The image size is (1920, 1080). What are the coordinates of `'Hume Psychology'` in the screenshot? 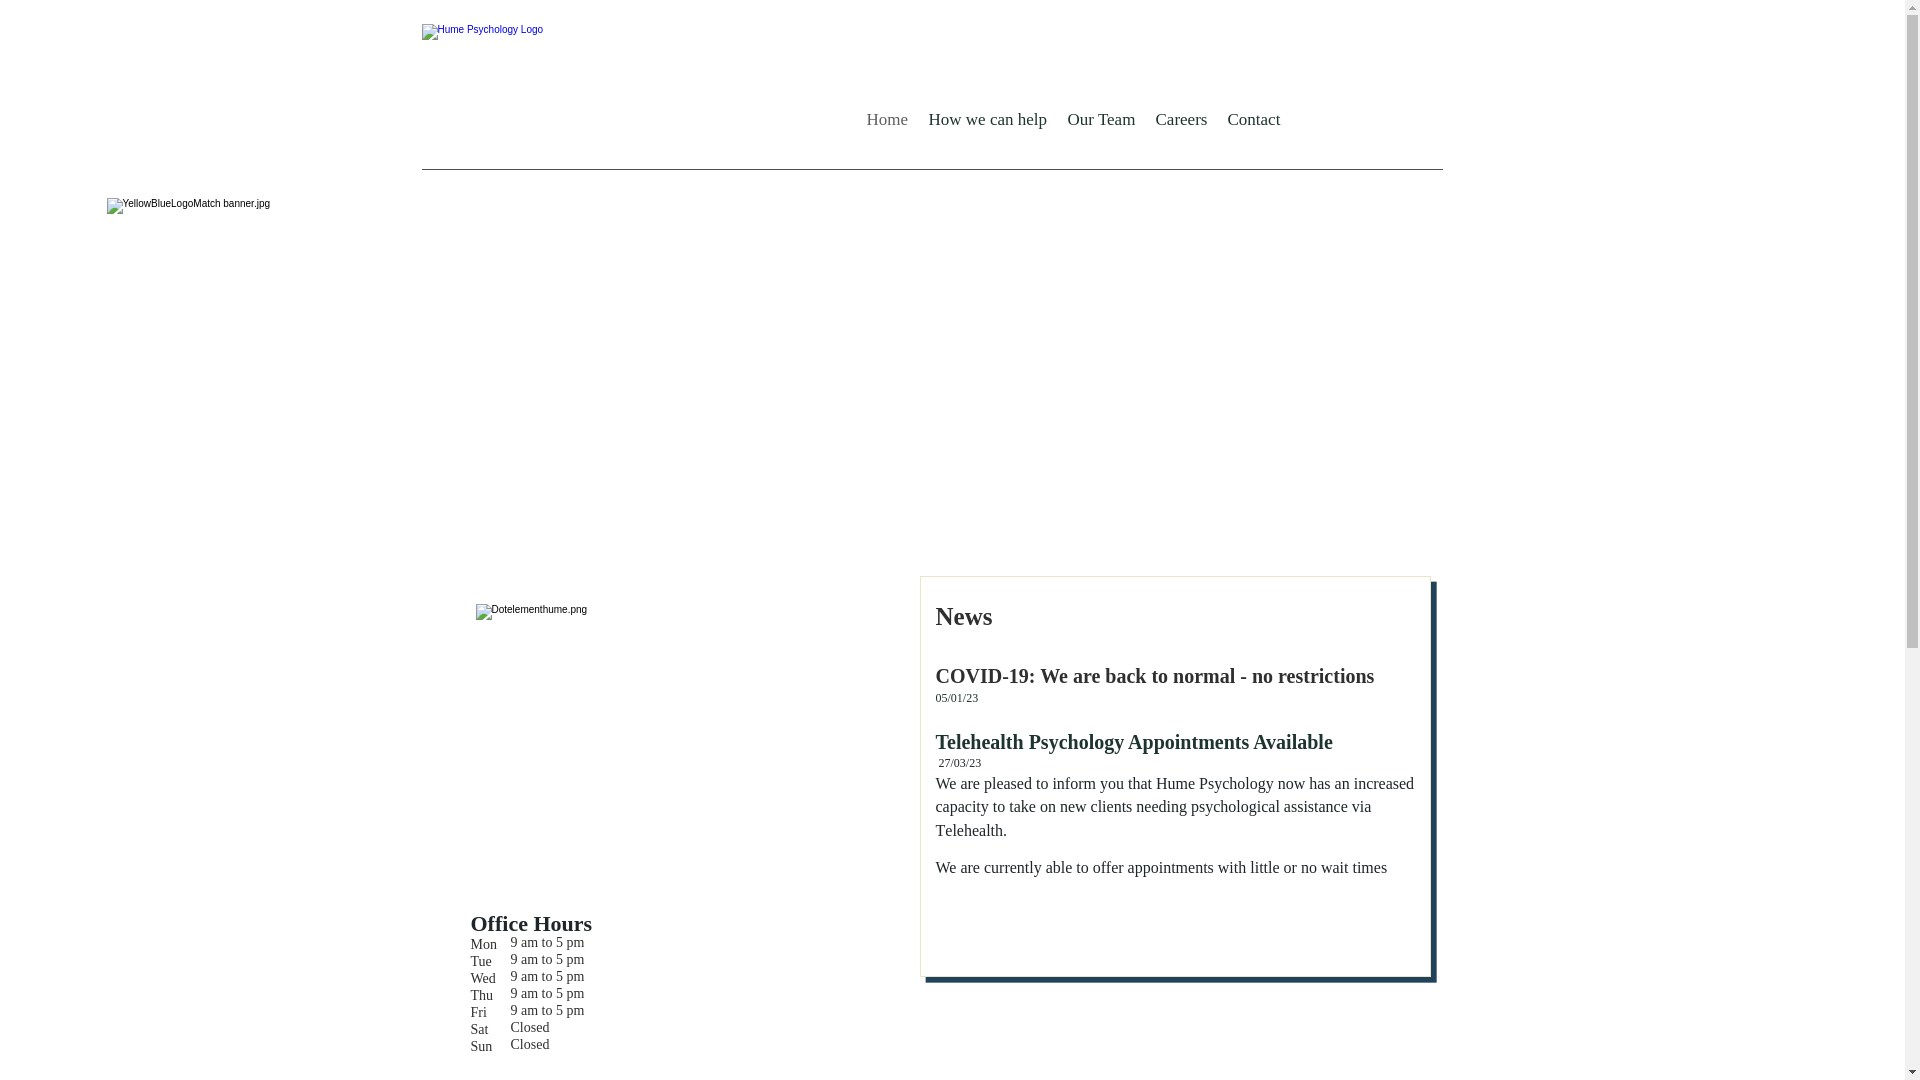 It's located at (616, 88).